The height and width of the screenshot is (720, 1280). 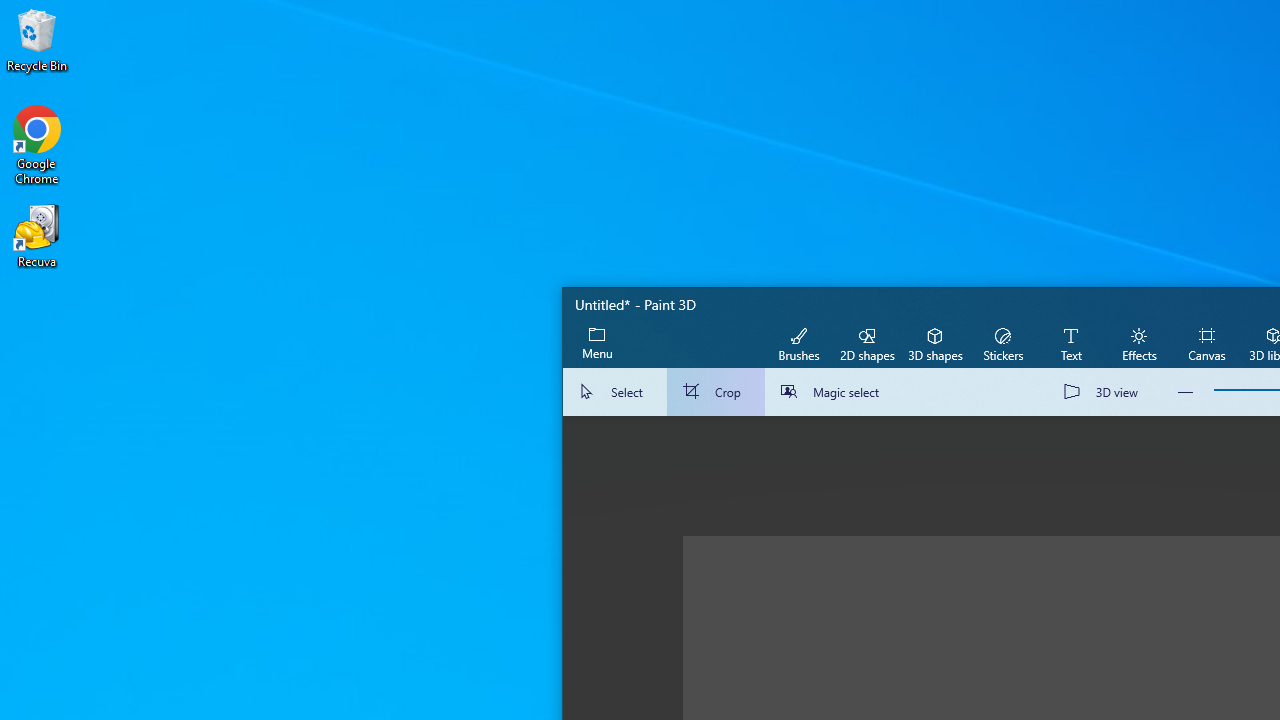 What do you see at coordinates (1002, 342) in the screenshot?
I see `'Stickers'` at bounding box center [1002, 342].